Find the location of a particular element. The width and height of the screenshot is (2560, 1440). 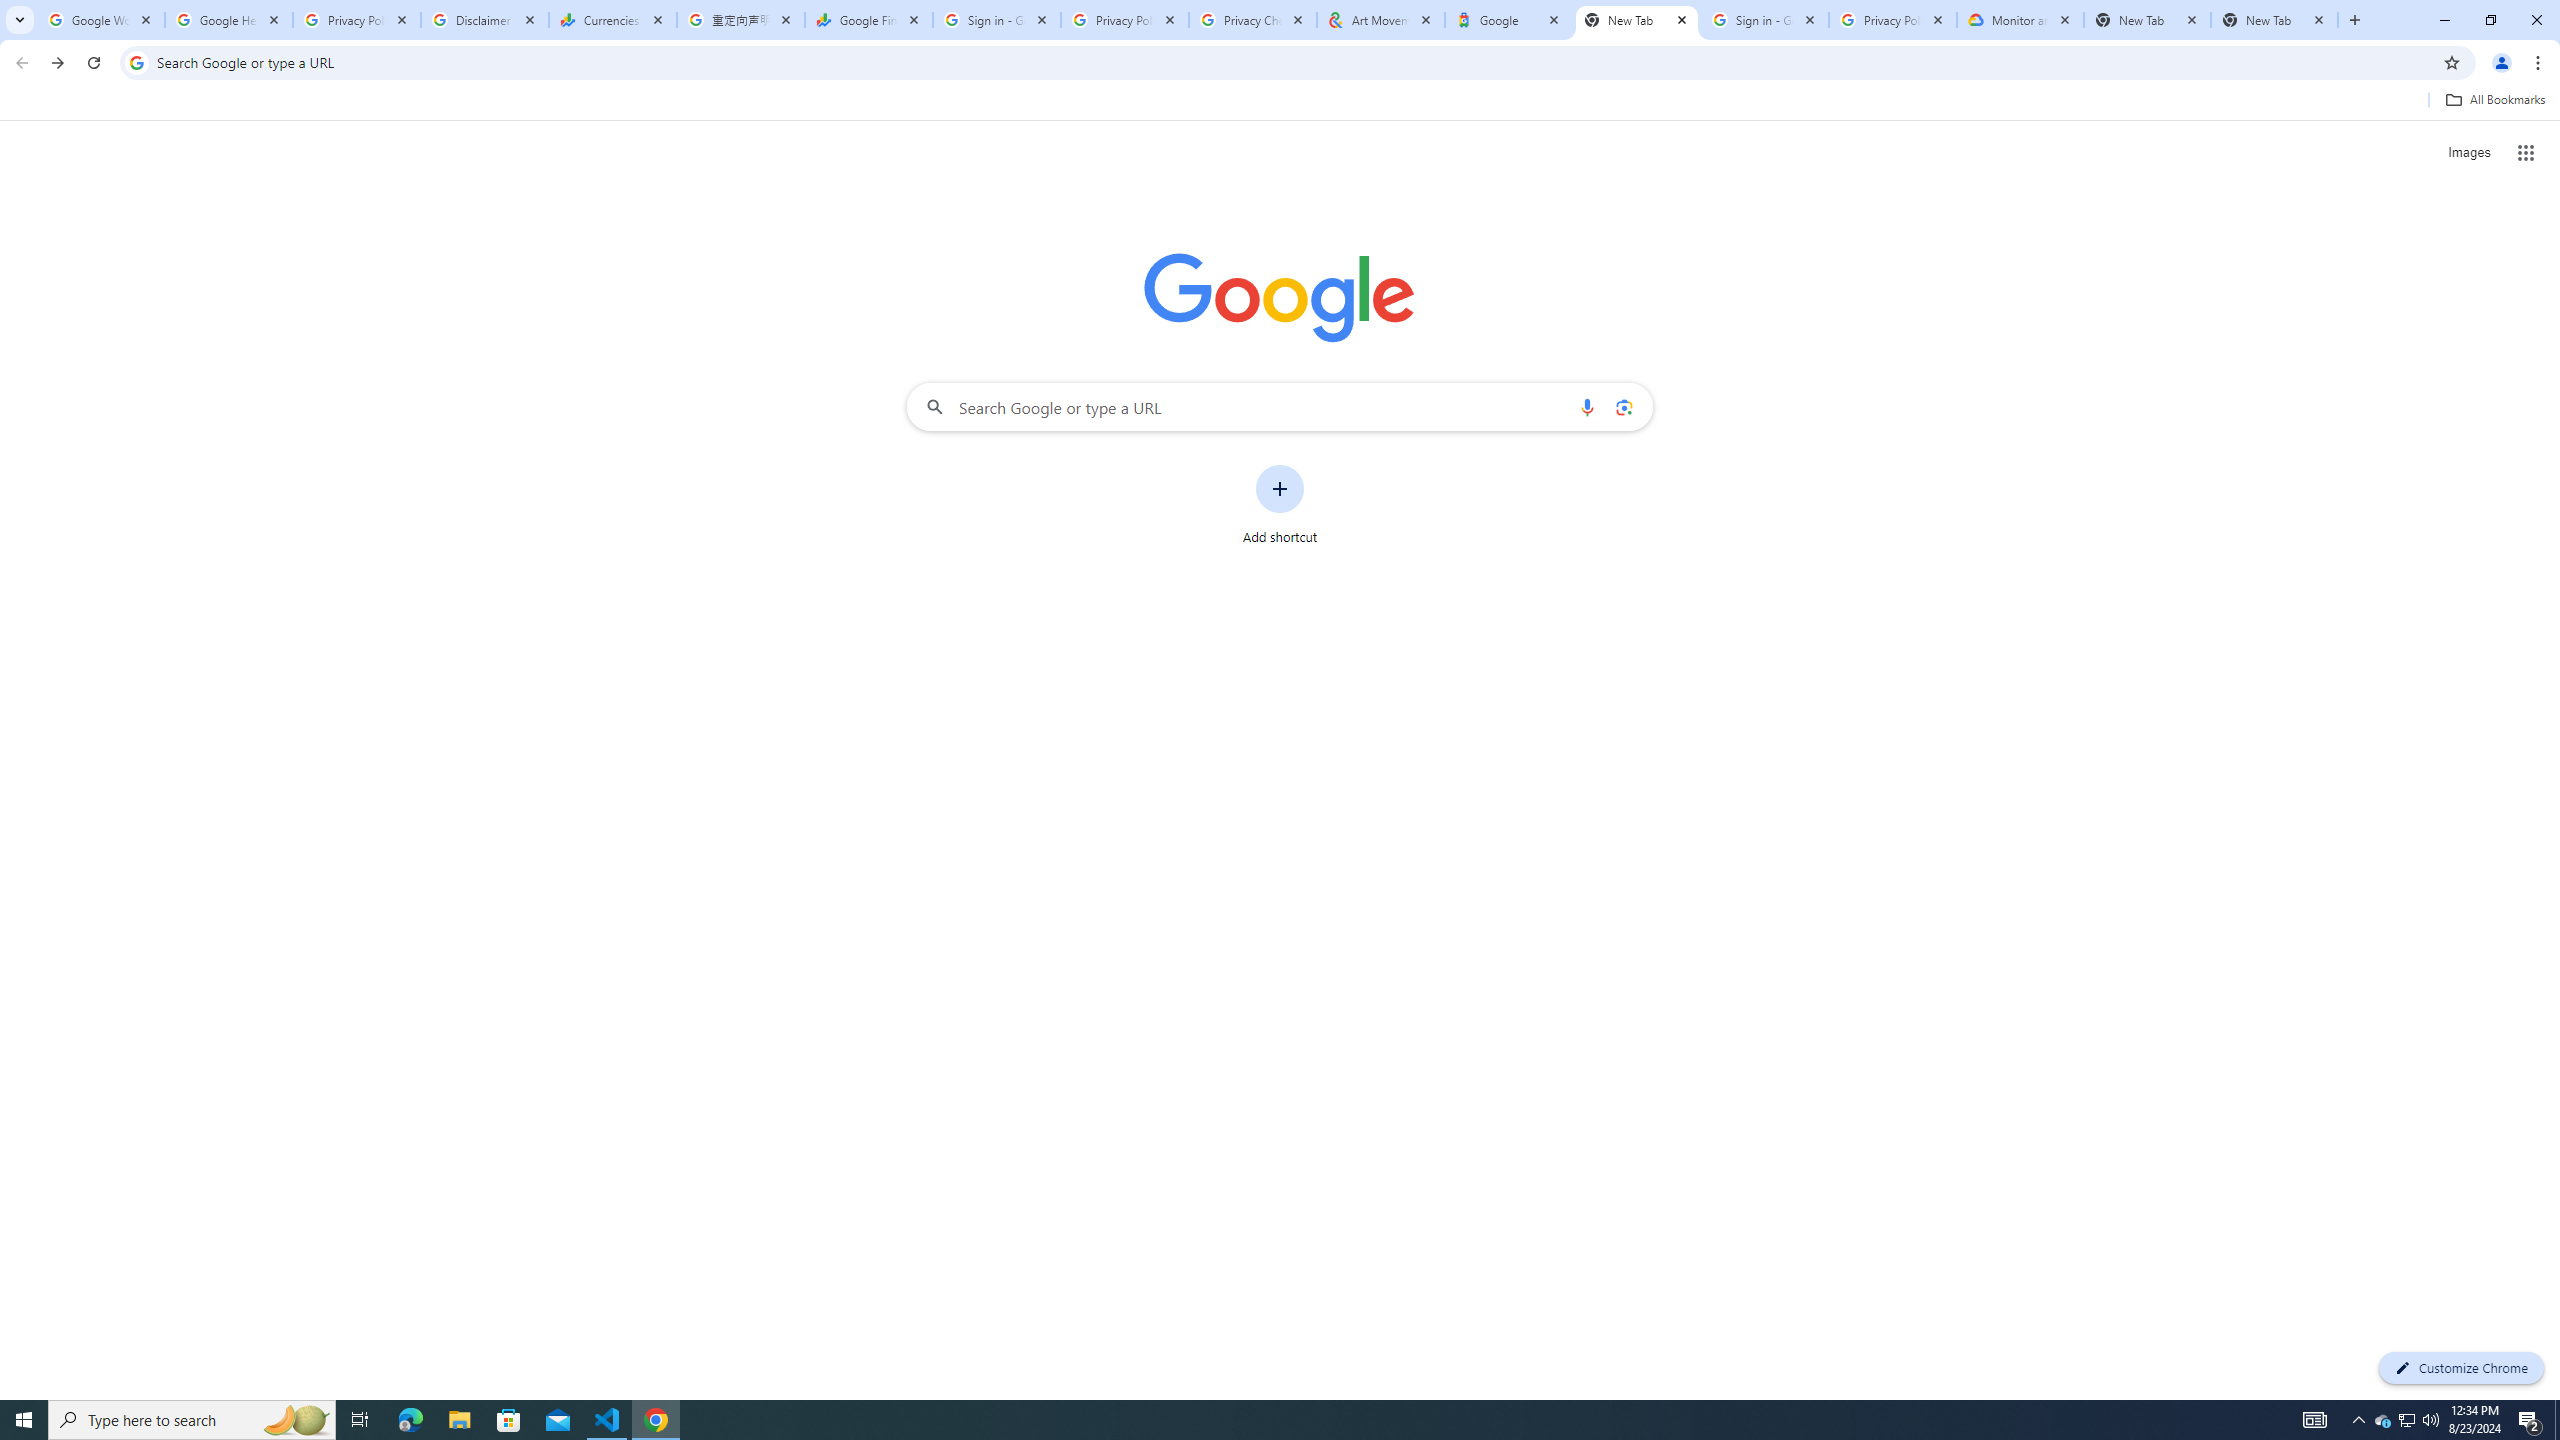

'Search by voice' is located at coordinates (1586, 405).